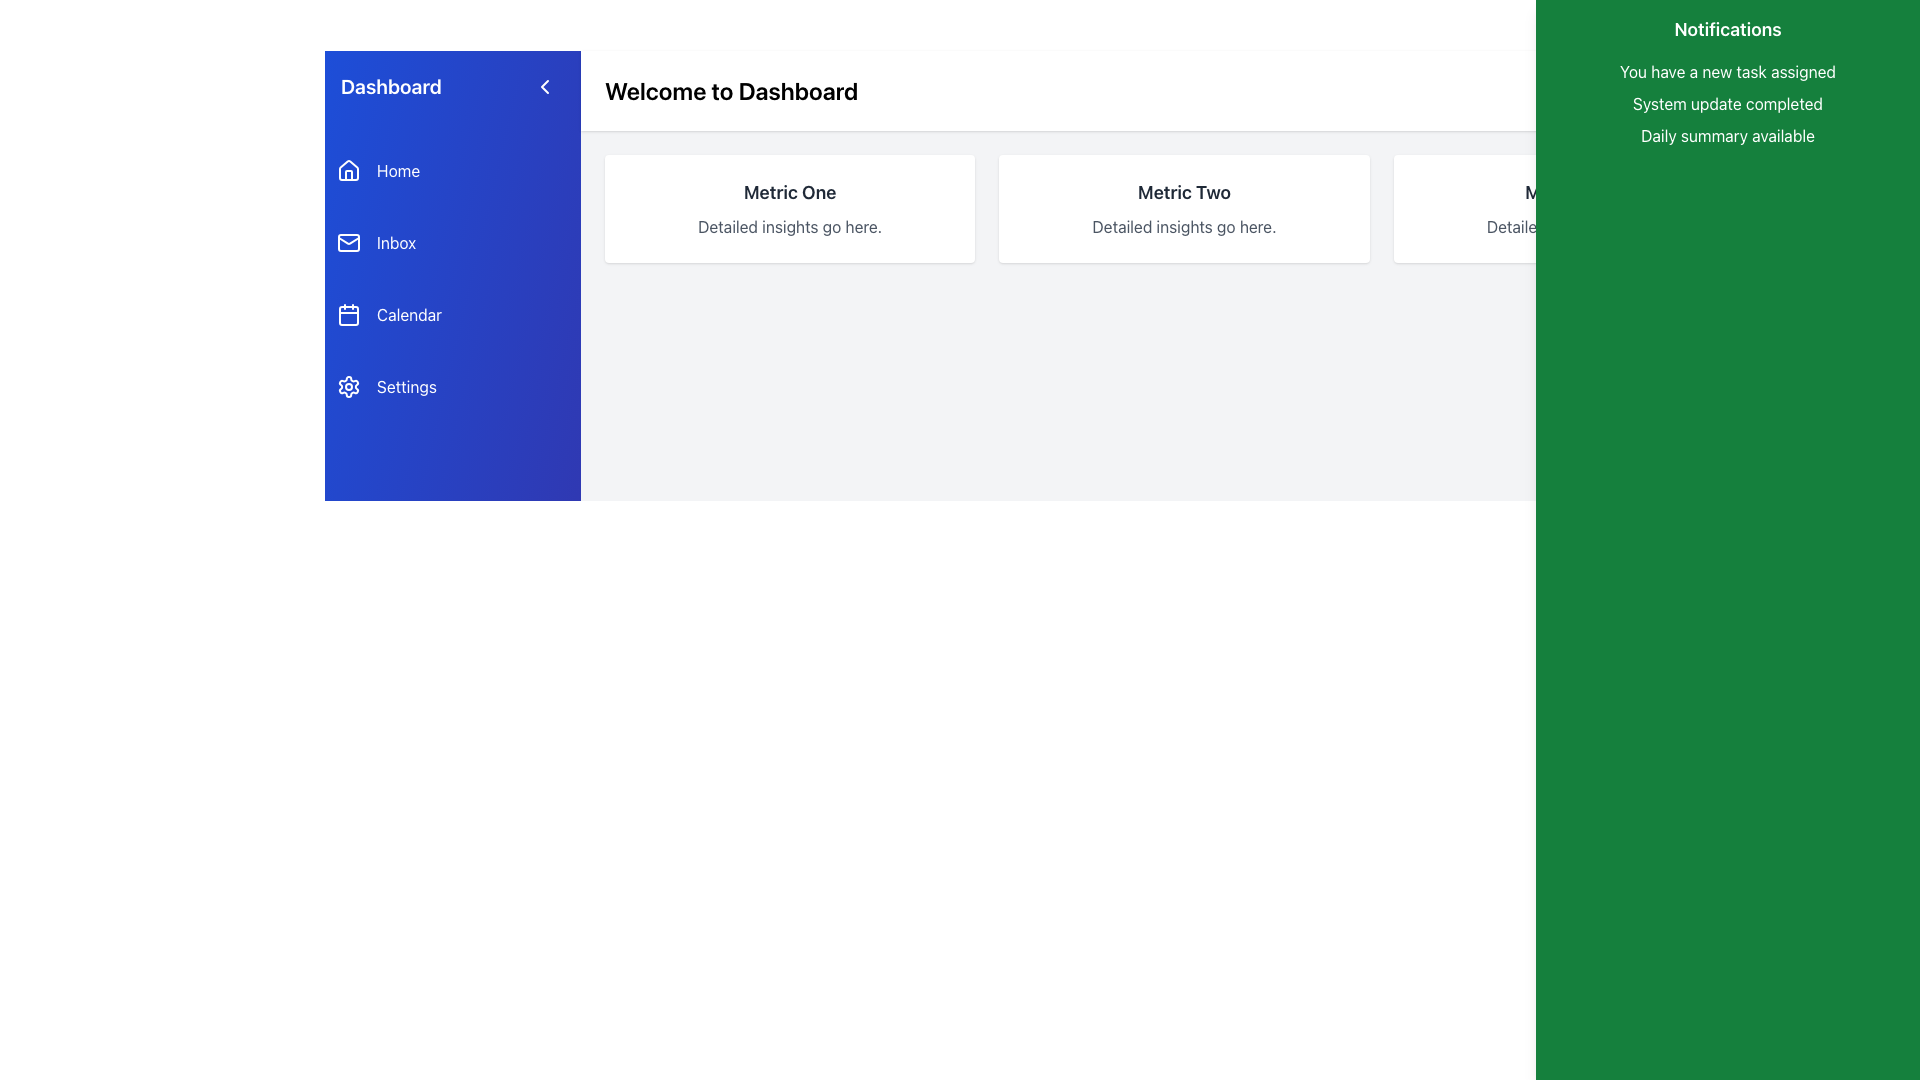  I want to click on the Home button in the left-side navigation menu, so click(349, 169).